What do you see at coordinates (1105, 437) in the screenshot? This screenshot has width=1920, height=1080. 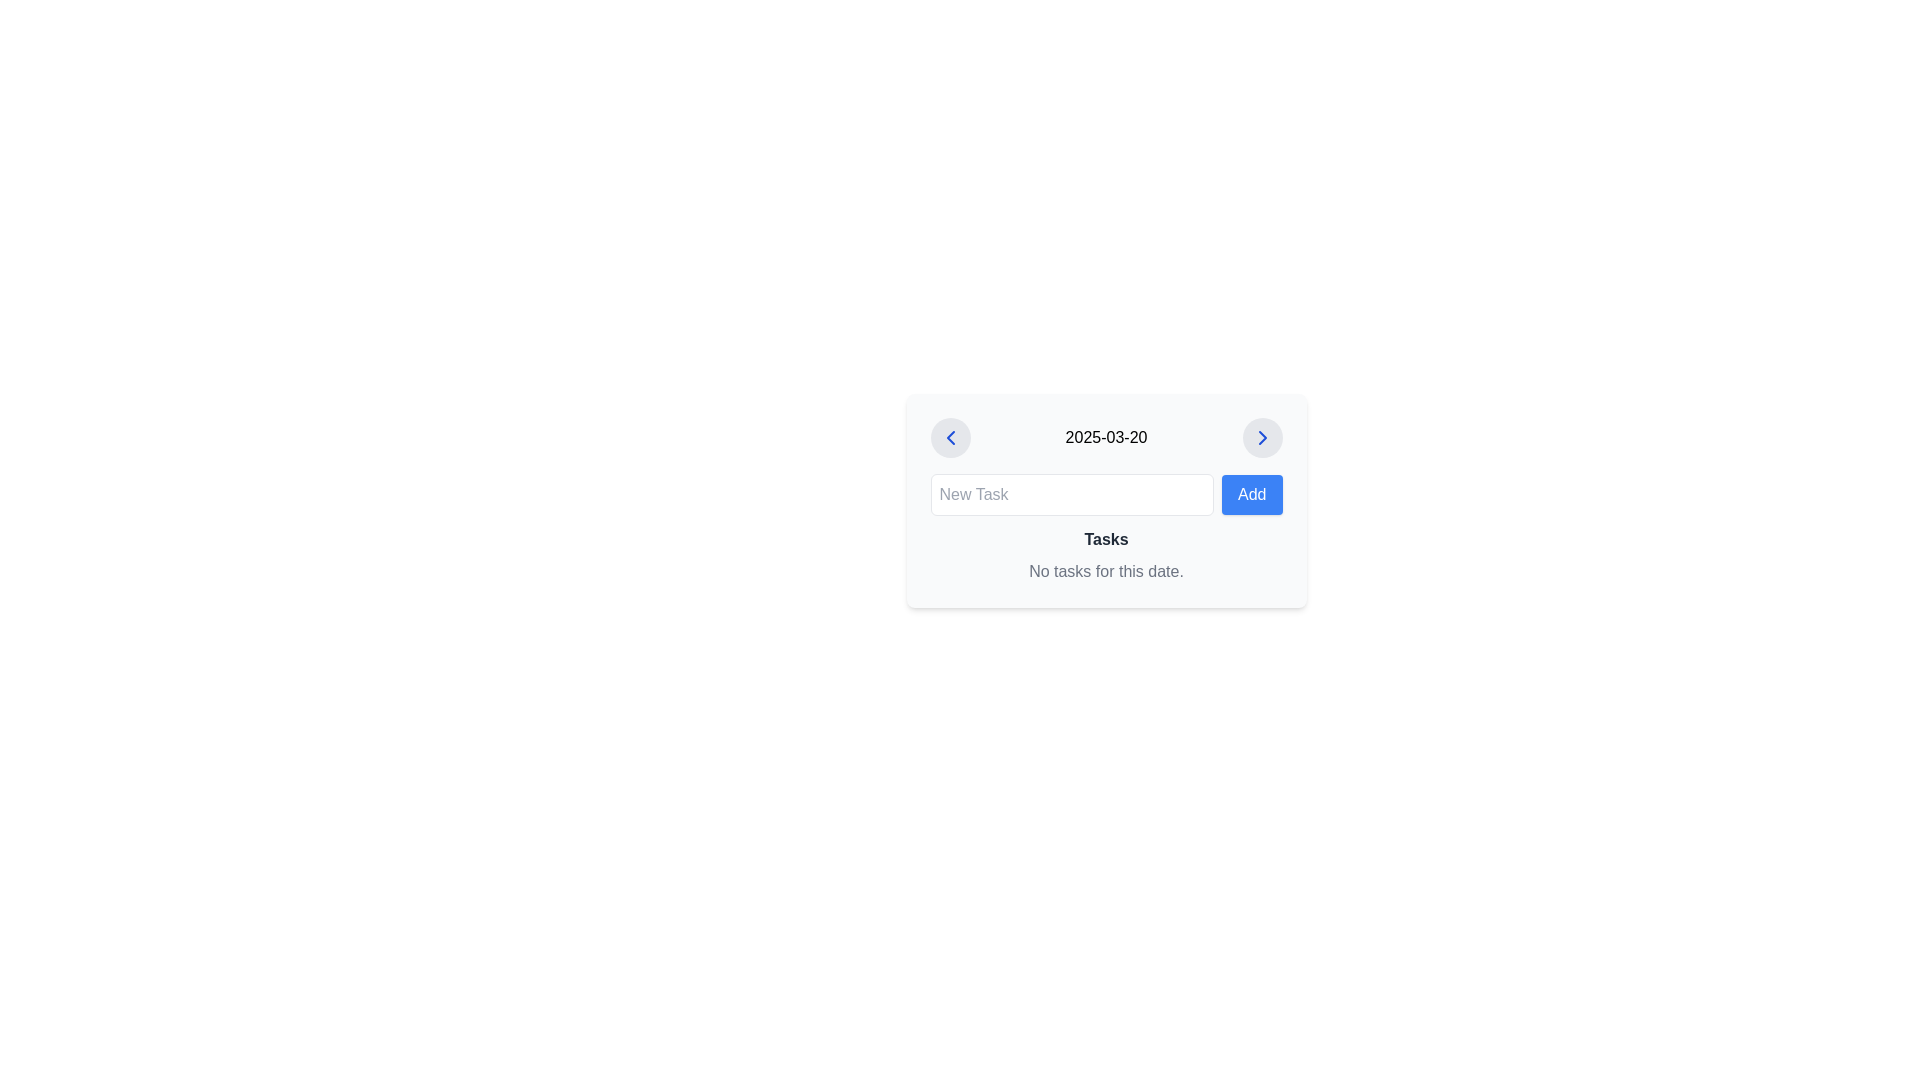 I see `the TextLabel that displays the currently selected date, located at the top center of the interface` at bounding box center [1105, 437].